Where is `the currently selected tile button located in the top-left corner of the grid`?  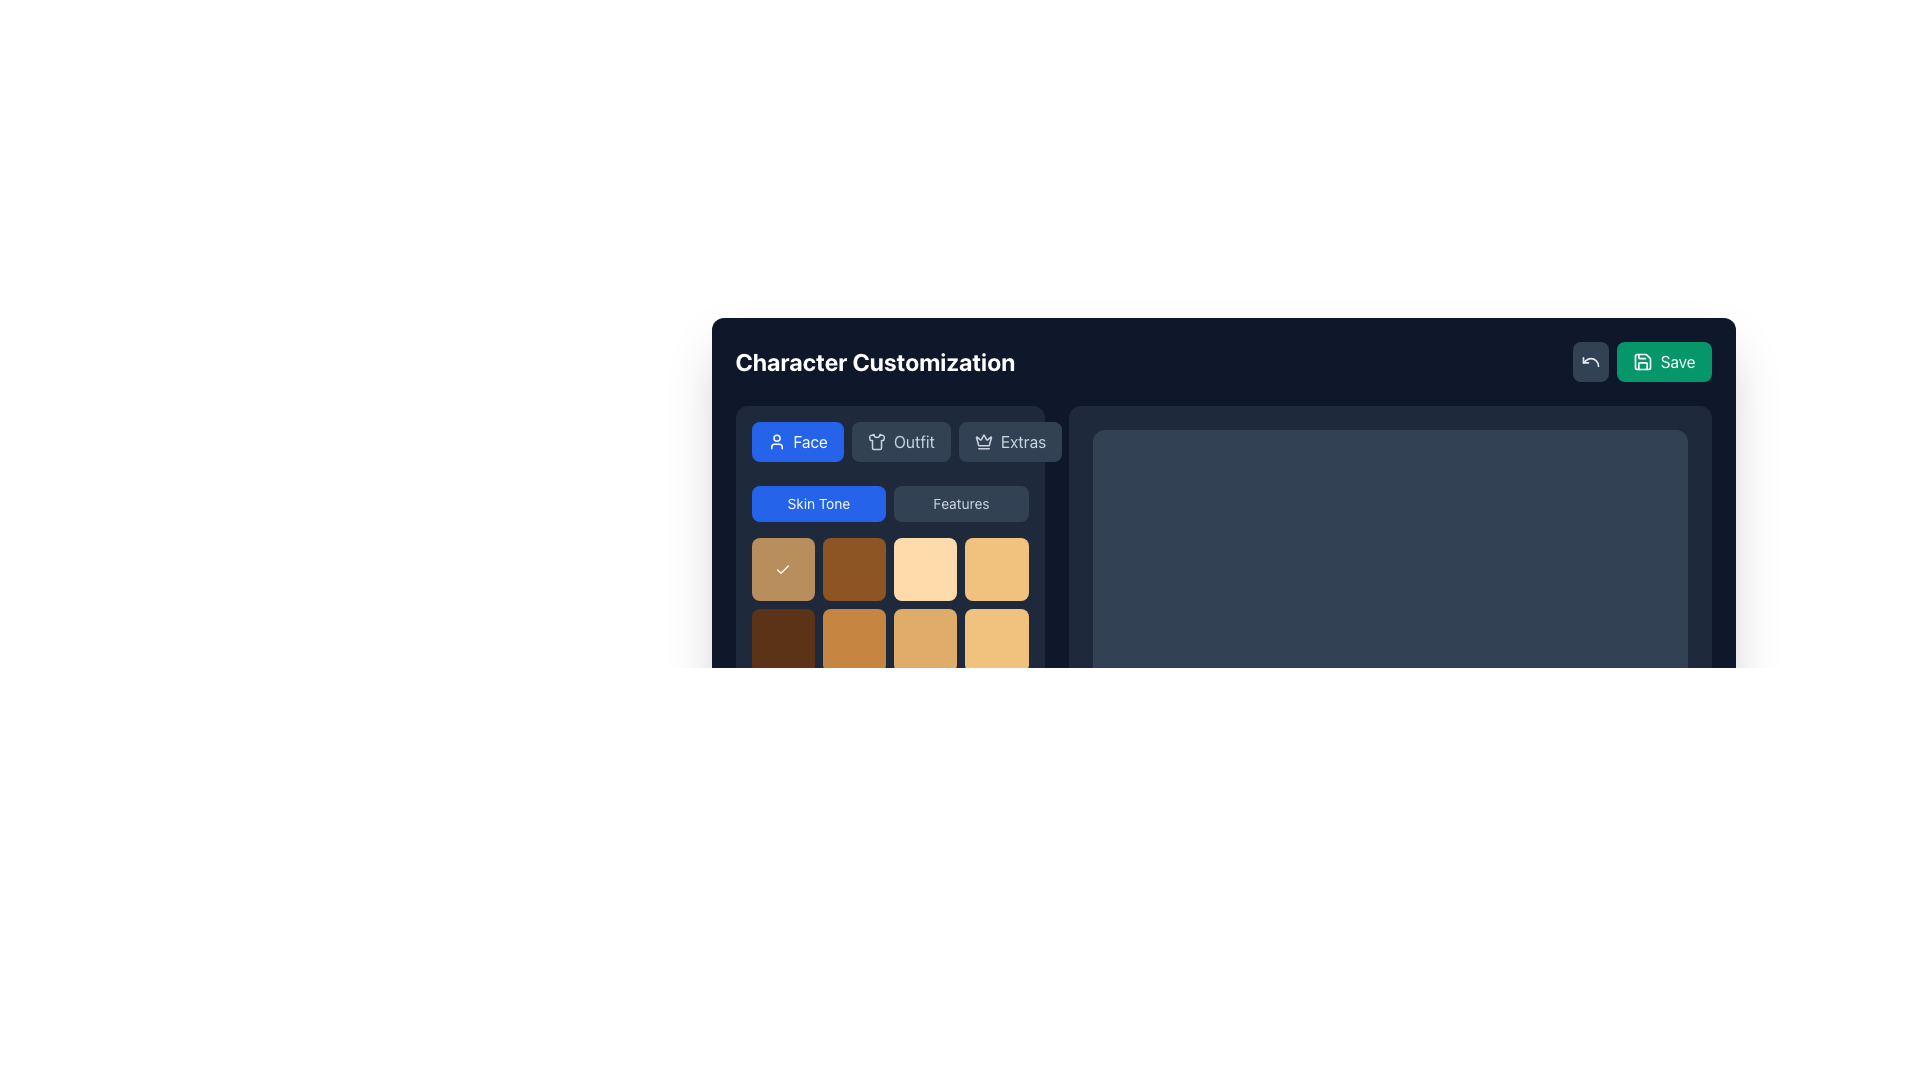
the currently selected tile button located in the top-left corner of the grid is located at coordinates (782, 569).